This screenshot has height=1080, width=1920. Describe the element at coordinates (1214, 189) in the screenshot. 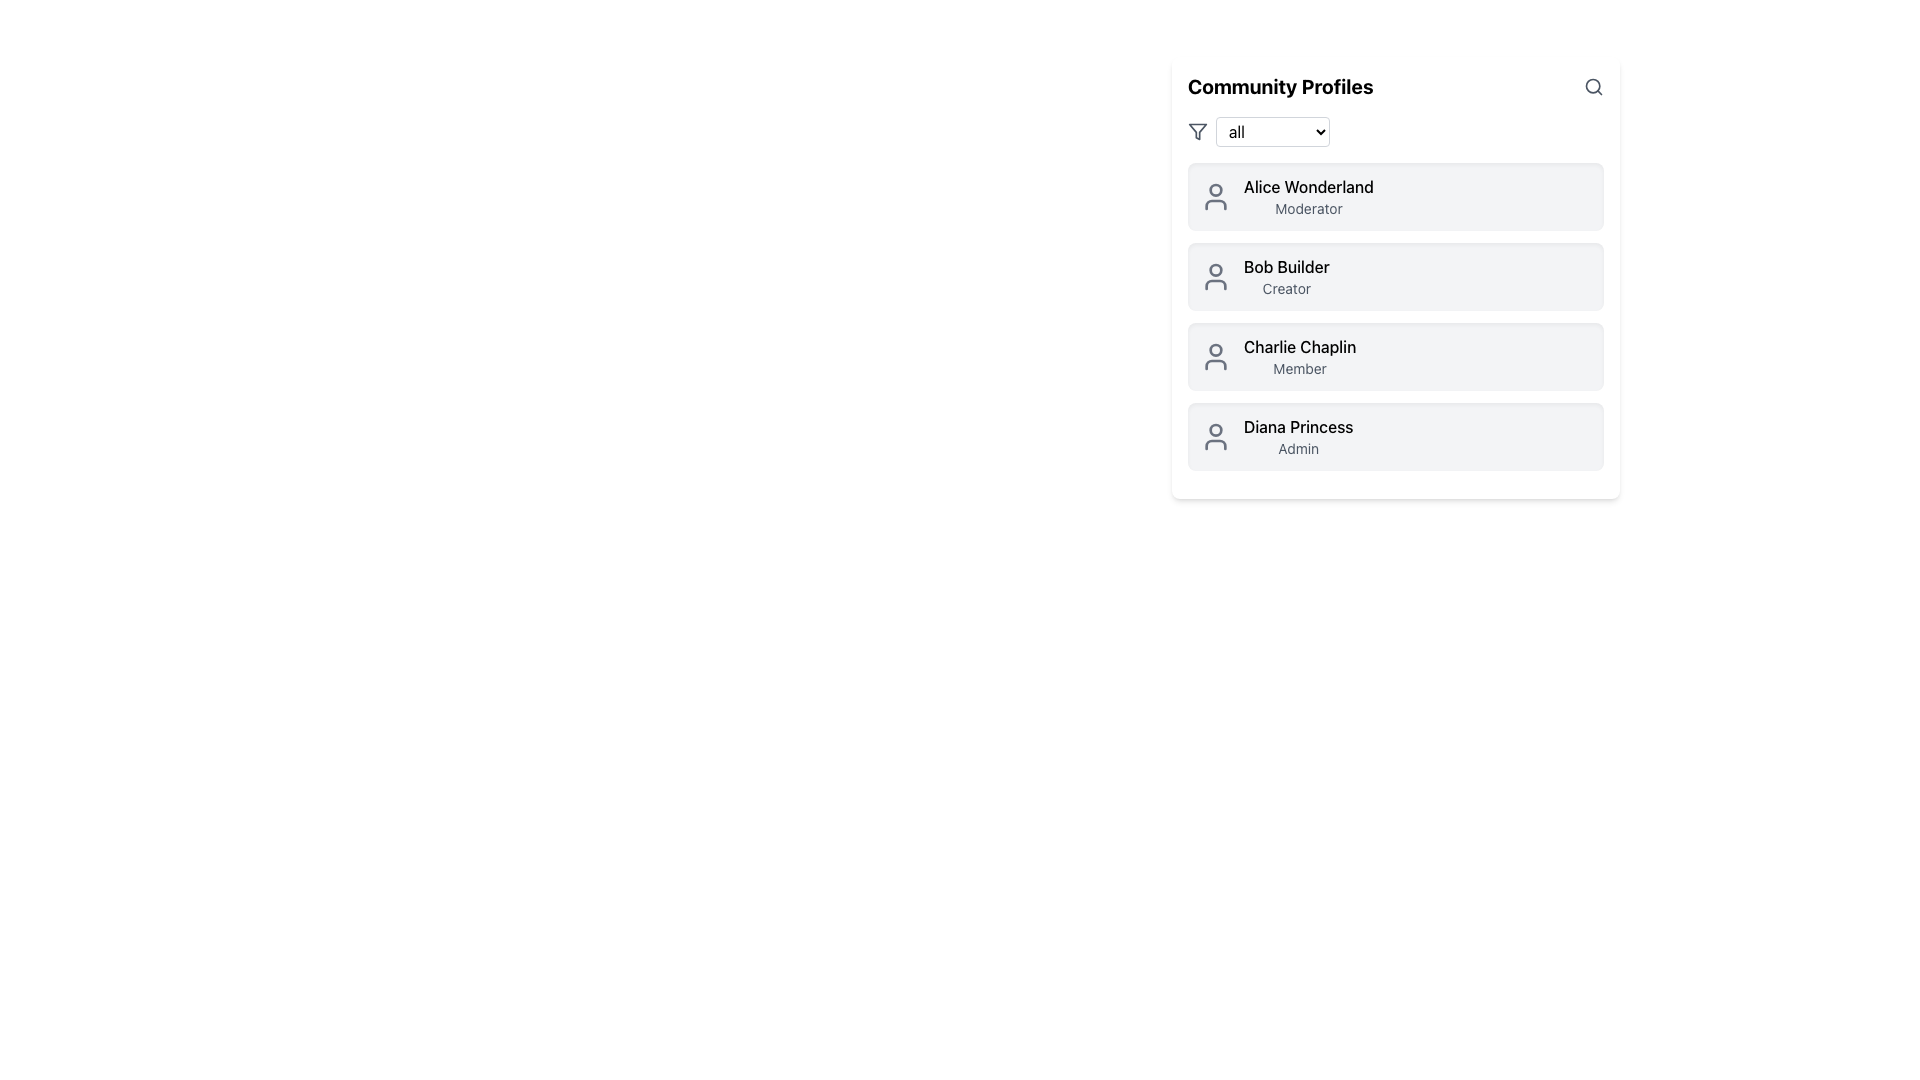

I see `the circular component that represents the head in the user profile icon for 'Alice Wonderland' located in the first row of the profile list` at that location.